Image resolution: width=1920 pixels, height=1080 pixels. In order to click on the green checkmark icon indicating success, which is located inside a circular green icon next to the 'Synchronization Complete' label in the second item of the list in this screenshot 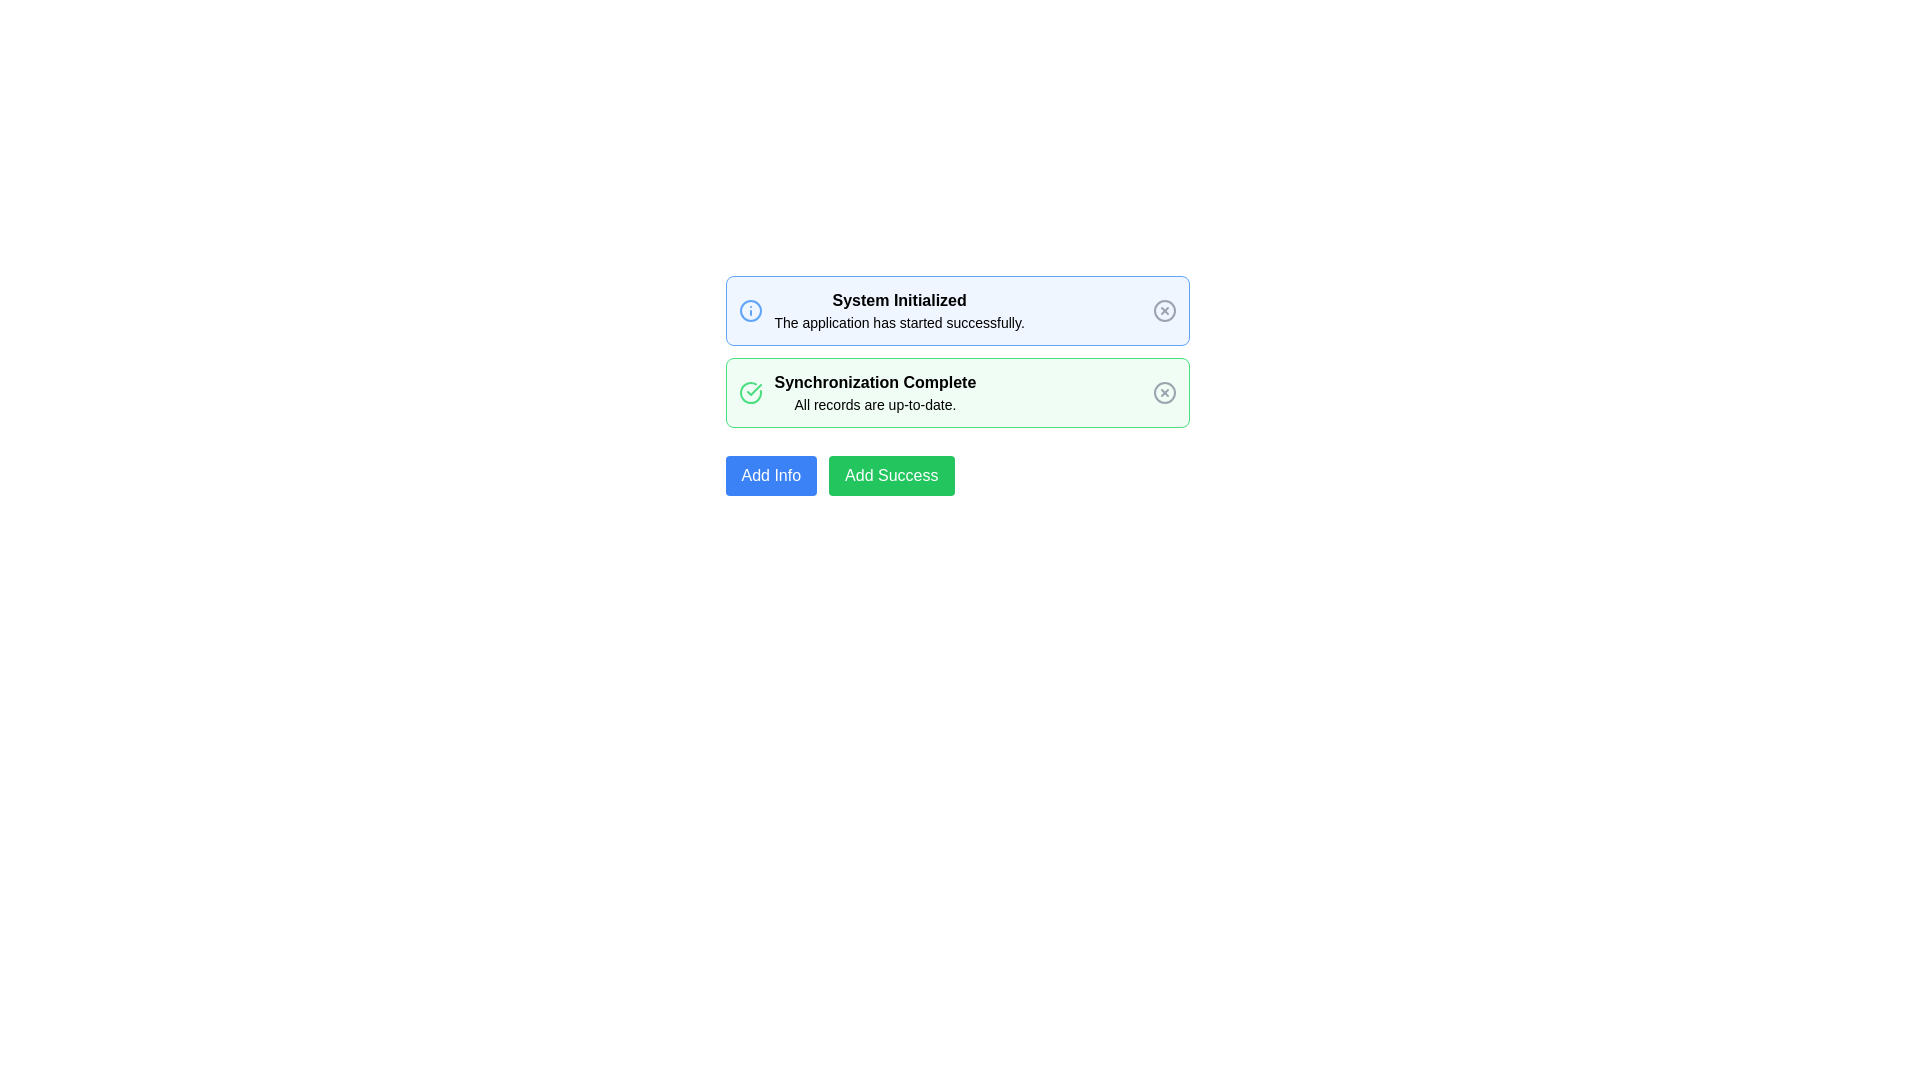, I will do `click(752, 389)`.